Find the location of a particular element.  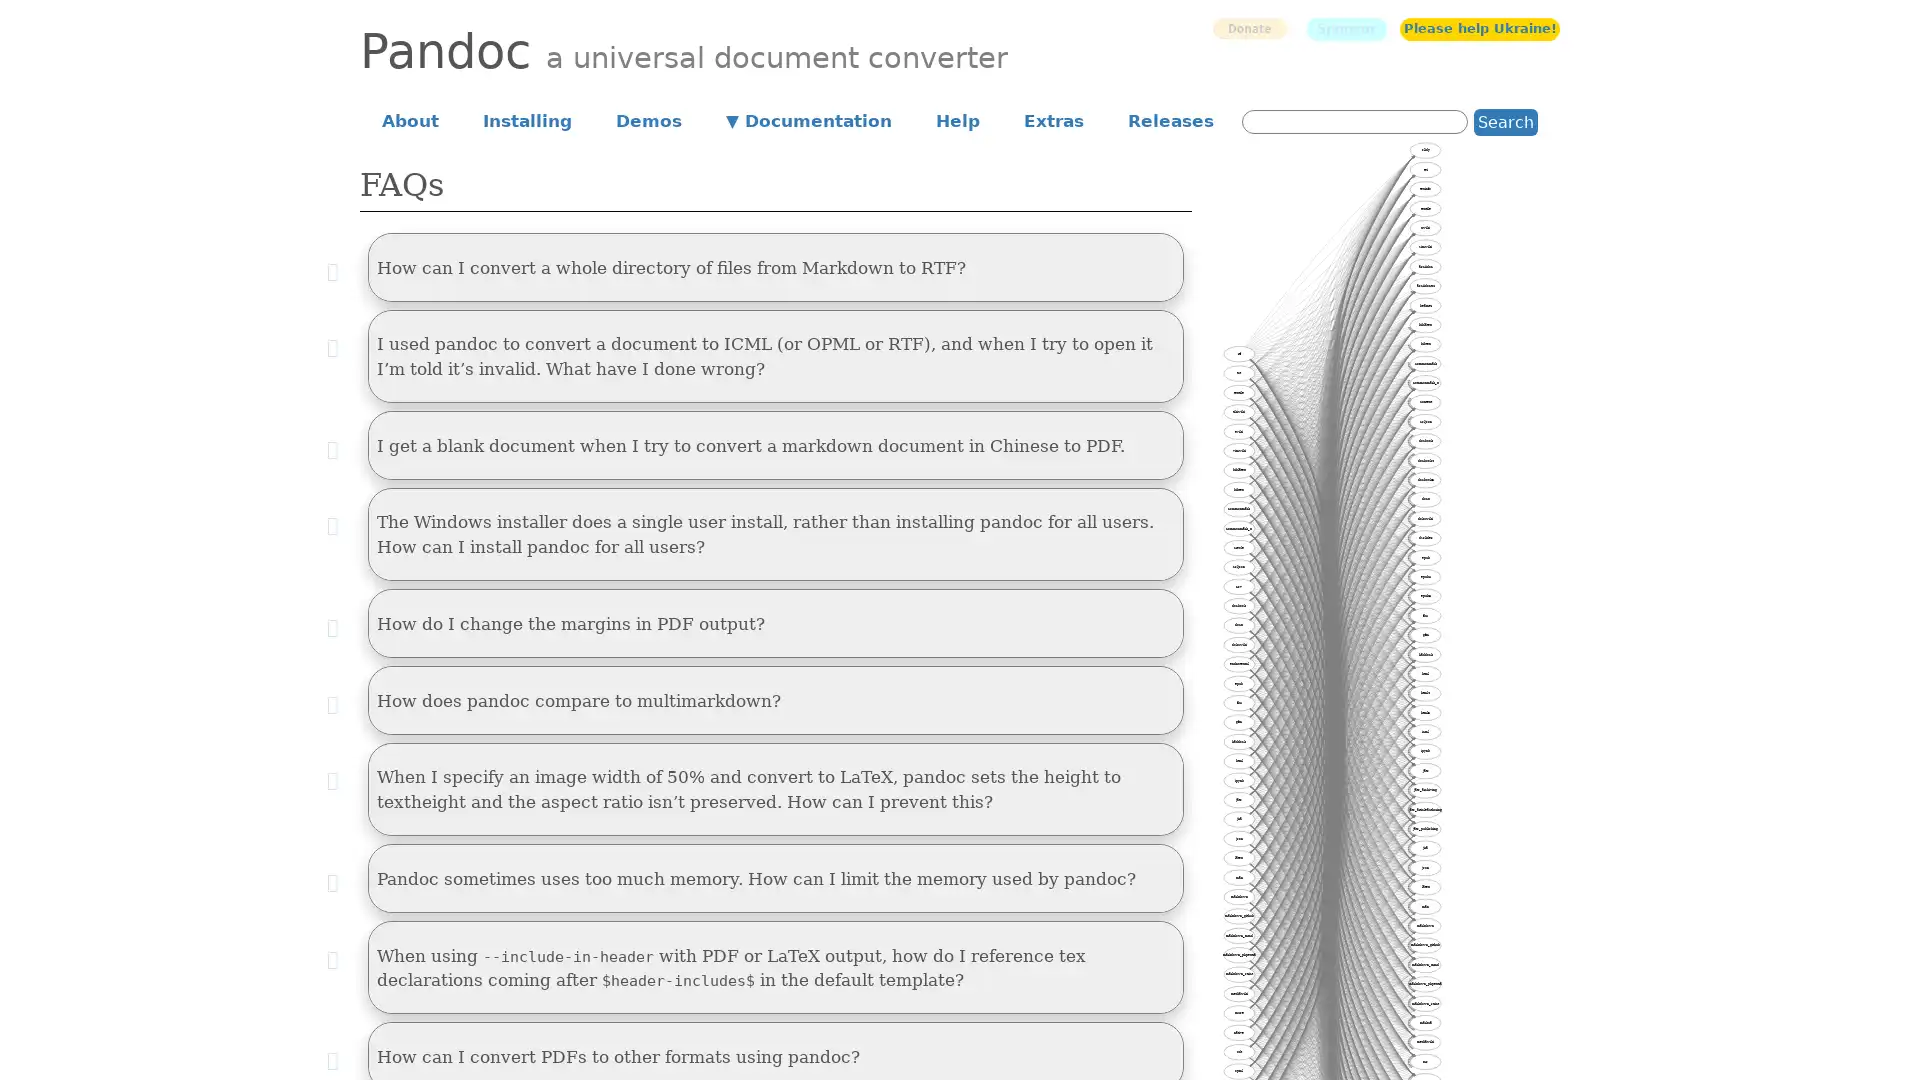

Search is located at coordinates (1506, 121).